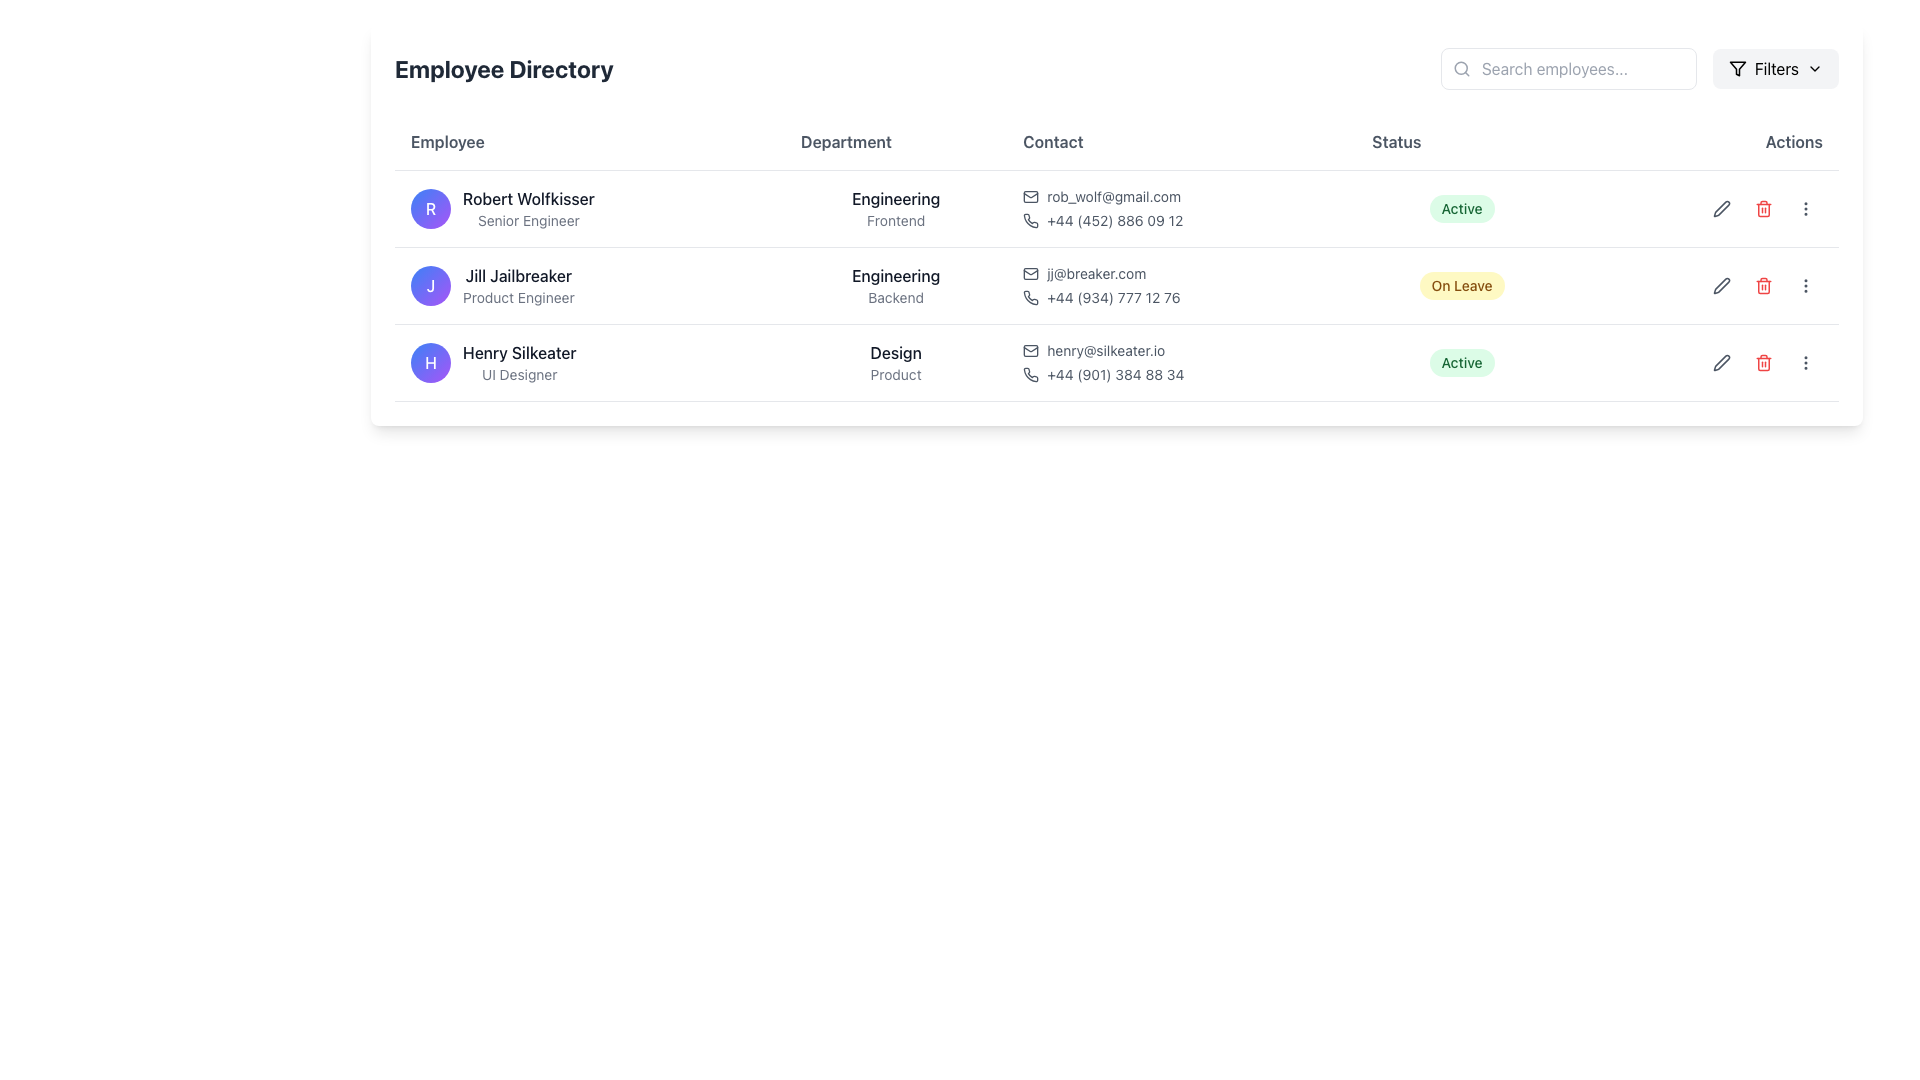 This screenshot has width=1920, height=1080. What do you see at coordinates (1031, 297) in the screenshot?
I see `the phone-shaped icon in the 'Contact' column next to Jill Jailbreaker's phone number` at bounding box center [1031, 297].